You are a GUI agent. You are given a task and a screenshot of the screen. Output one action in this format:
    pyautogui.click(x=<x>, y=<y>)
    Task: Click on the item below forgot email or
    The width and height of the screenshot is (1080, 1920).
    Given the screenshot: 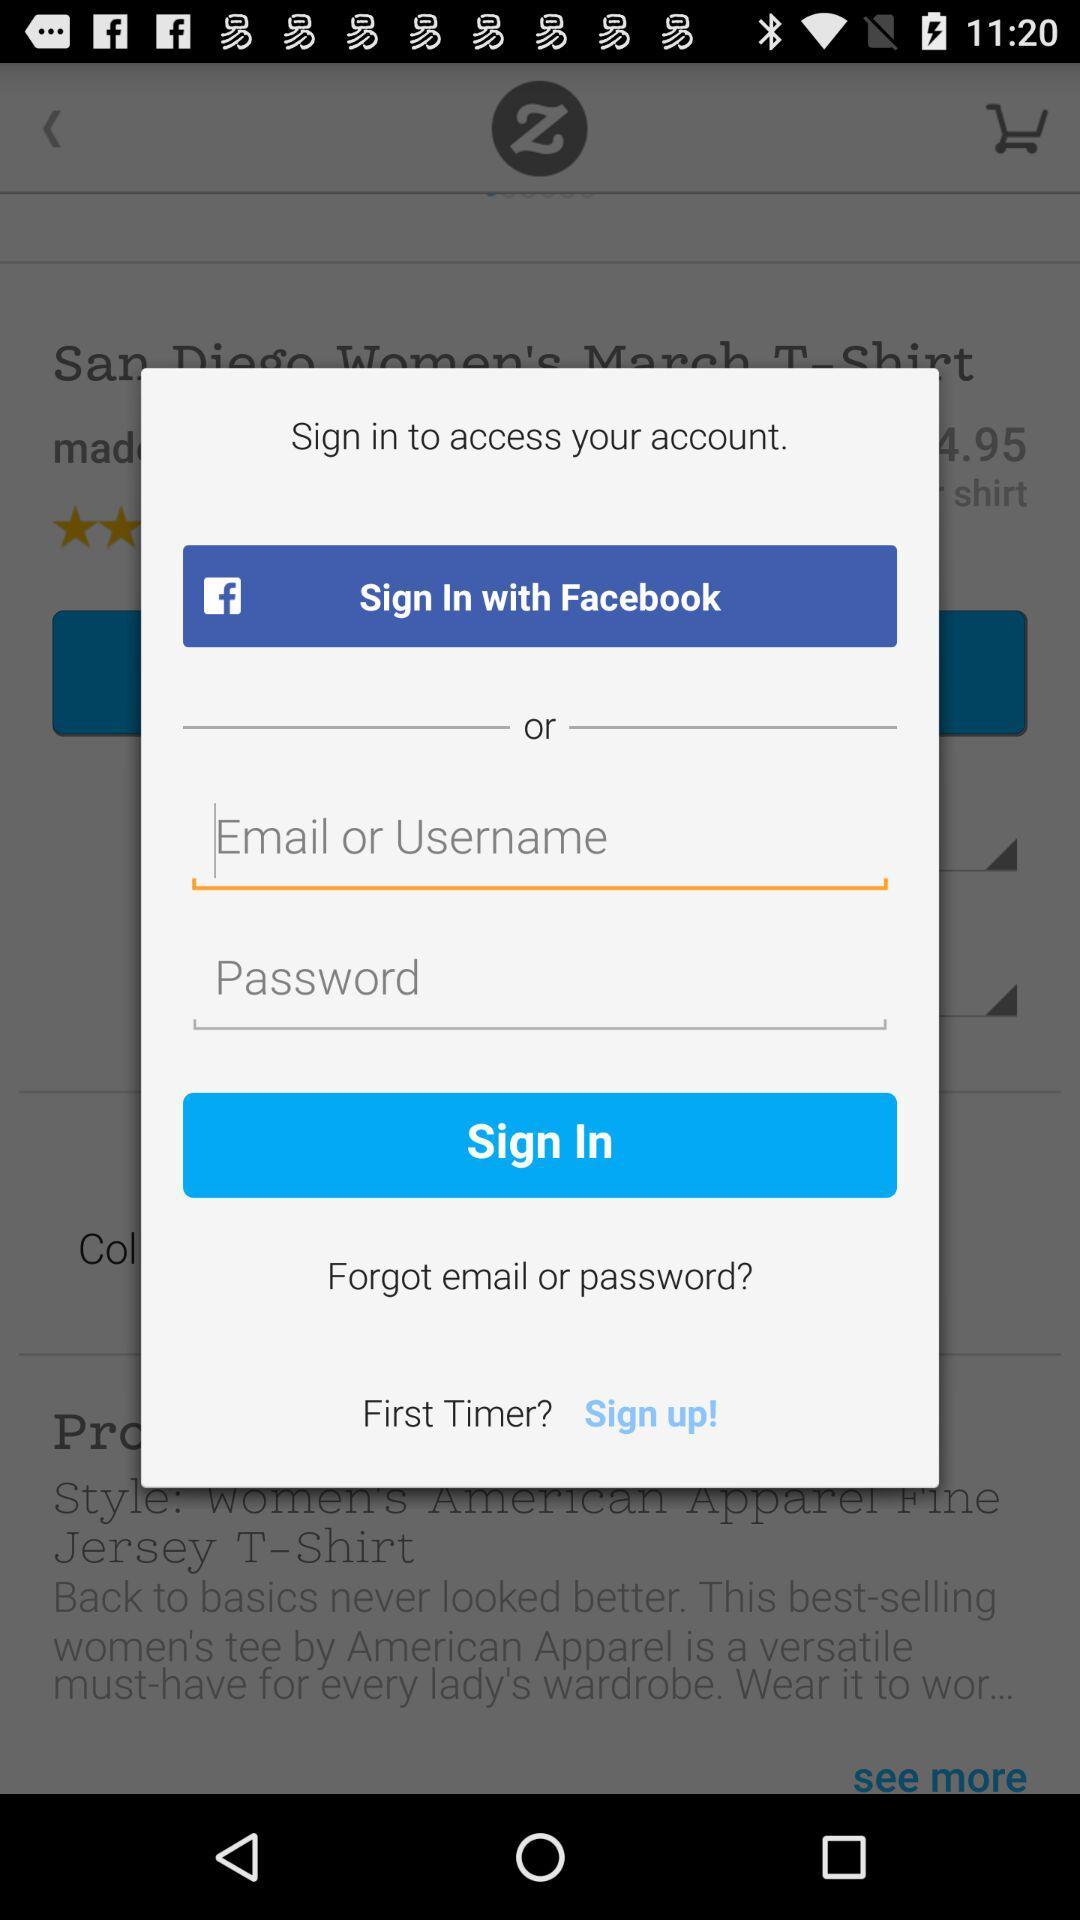 What is the action you would take?
    pyautogui.click(x=651, y=1415)
    